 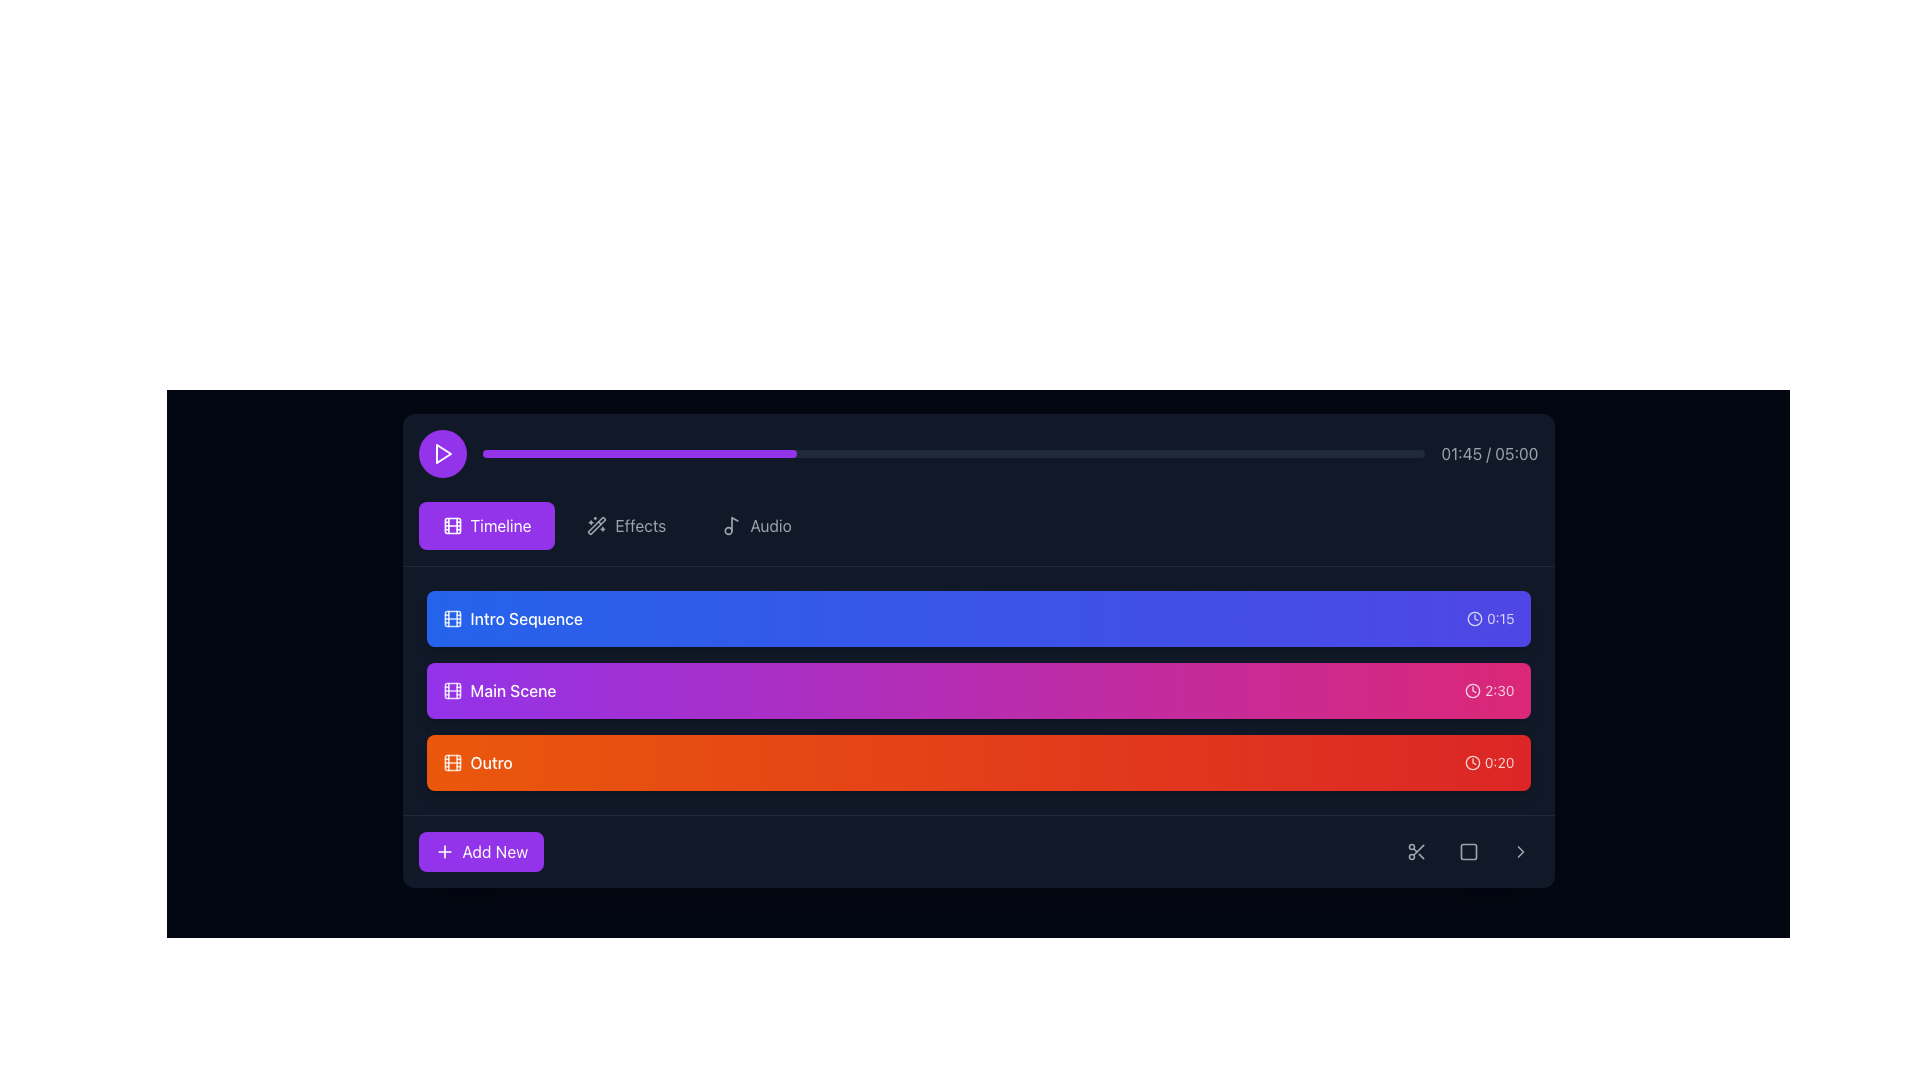 What do you see at coordinates (1499, 763) in the screenshot?
I see `the text label displaying '0:20', which is part of the 'Outro' block and located to the right of a clock icon, to initiate further actions` at bounding box center [1499, 763].